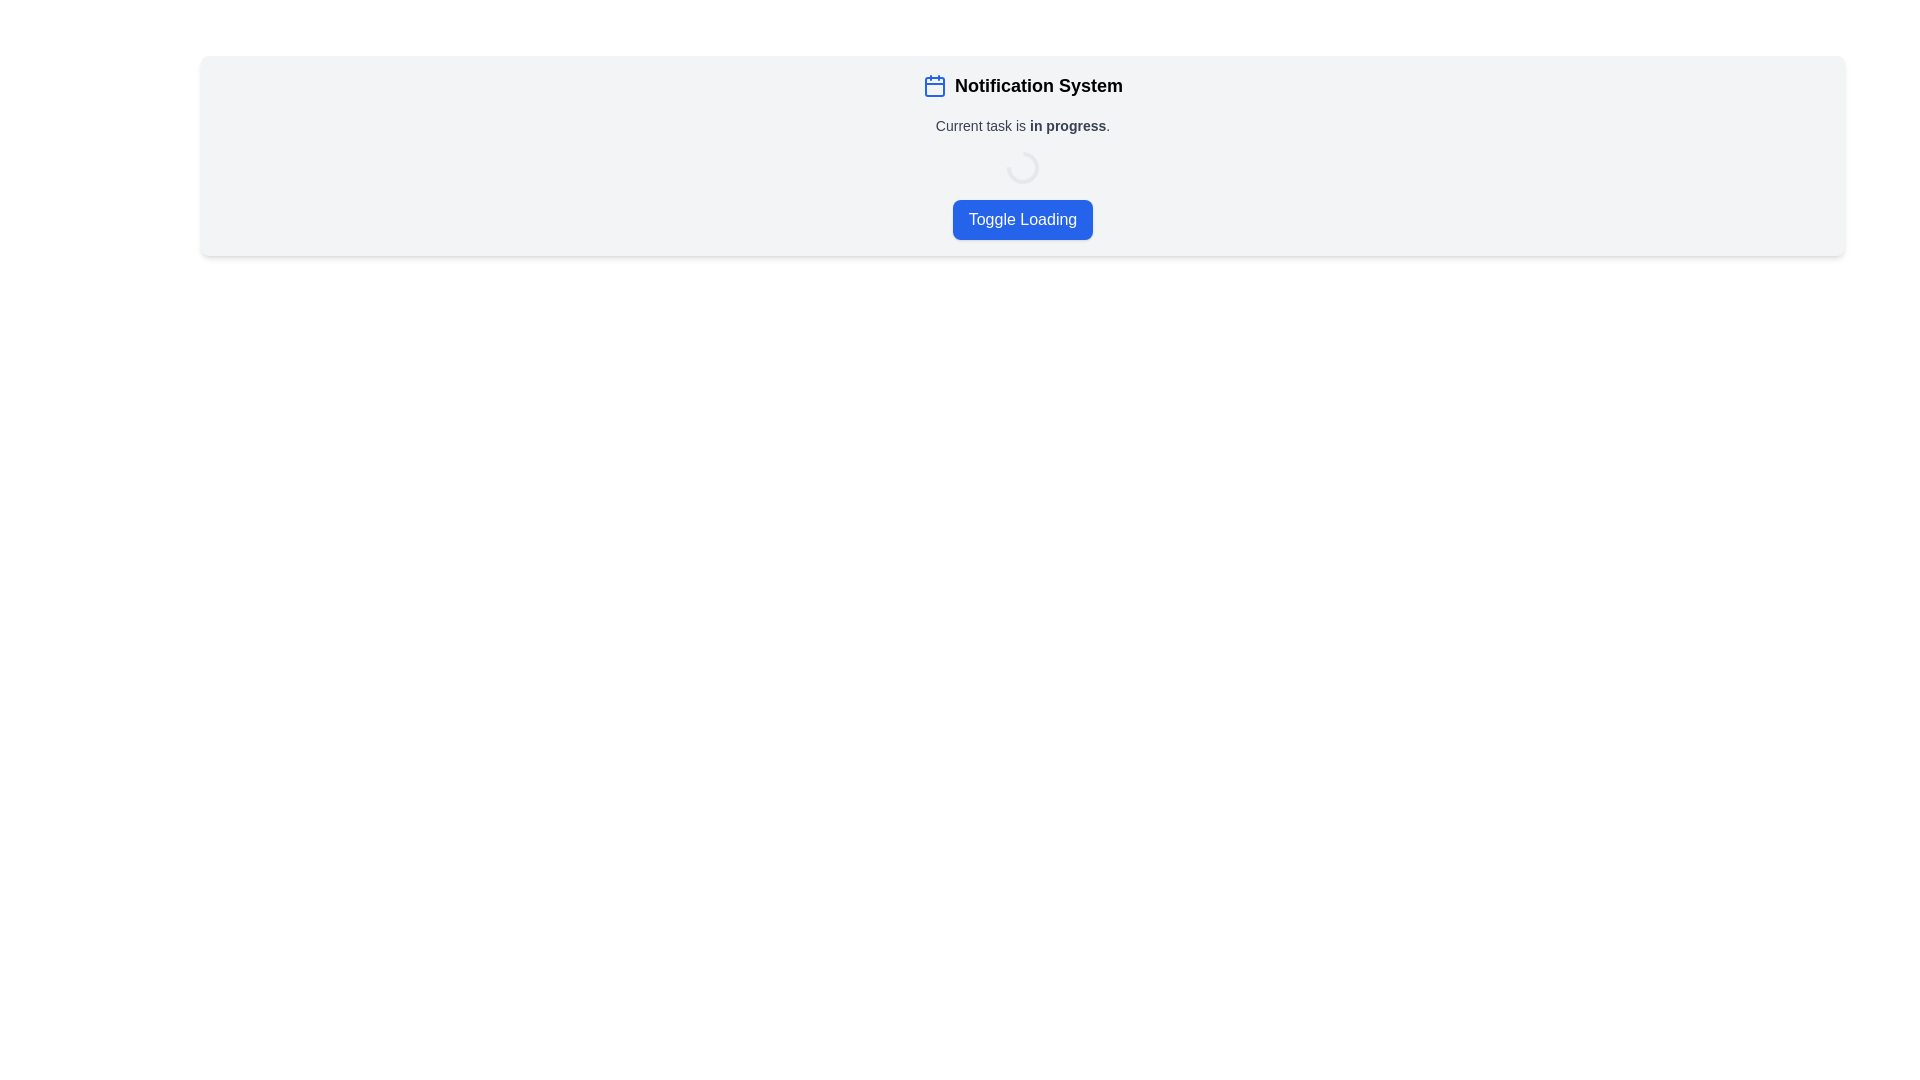  Describe the element at coordinates (934, 84) in the screenshot. I see `the calendar icon representing the 'Notification System' label, which is positioned to the left of the text and aligned horizontally at the top of the interface` at that location.